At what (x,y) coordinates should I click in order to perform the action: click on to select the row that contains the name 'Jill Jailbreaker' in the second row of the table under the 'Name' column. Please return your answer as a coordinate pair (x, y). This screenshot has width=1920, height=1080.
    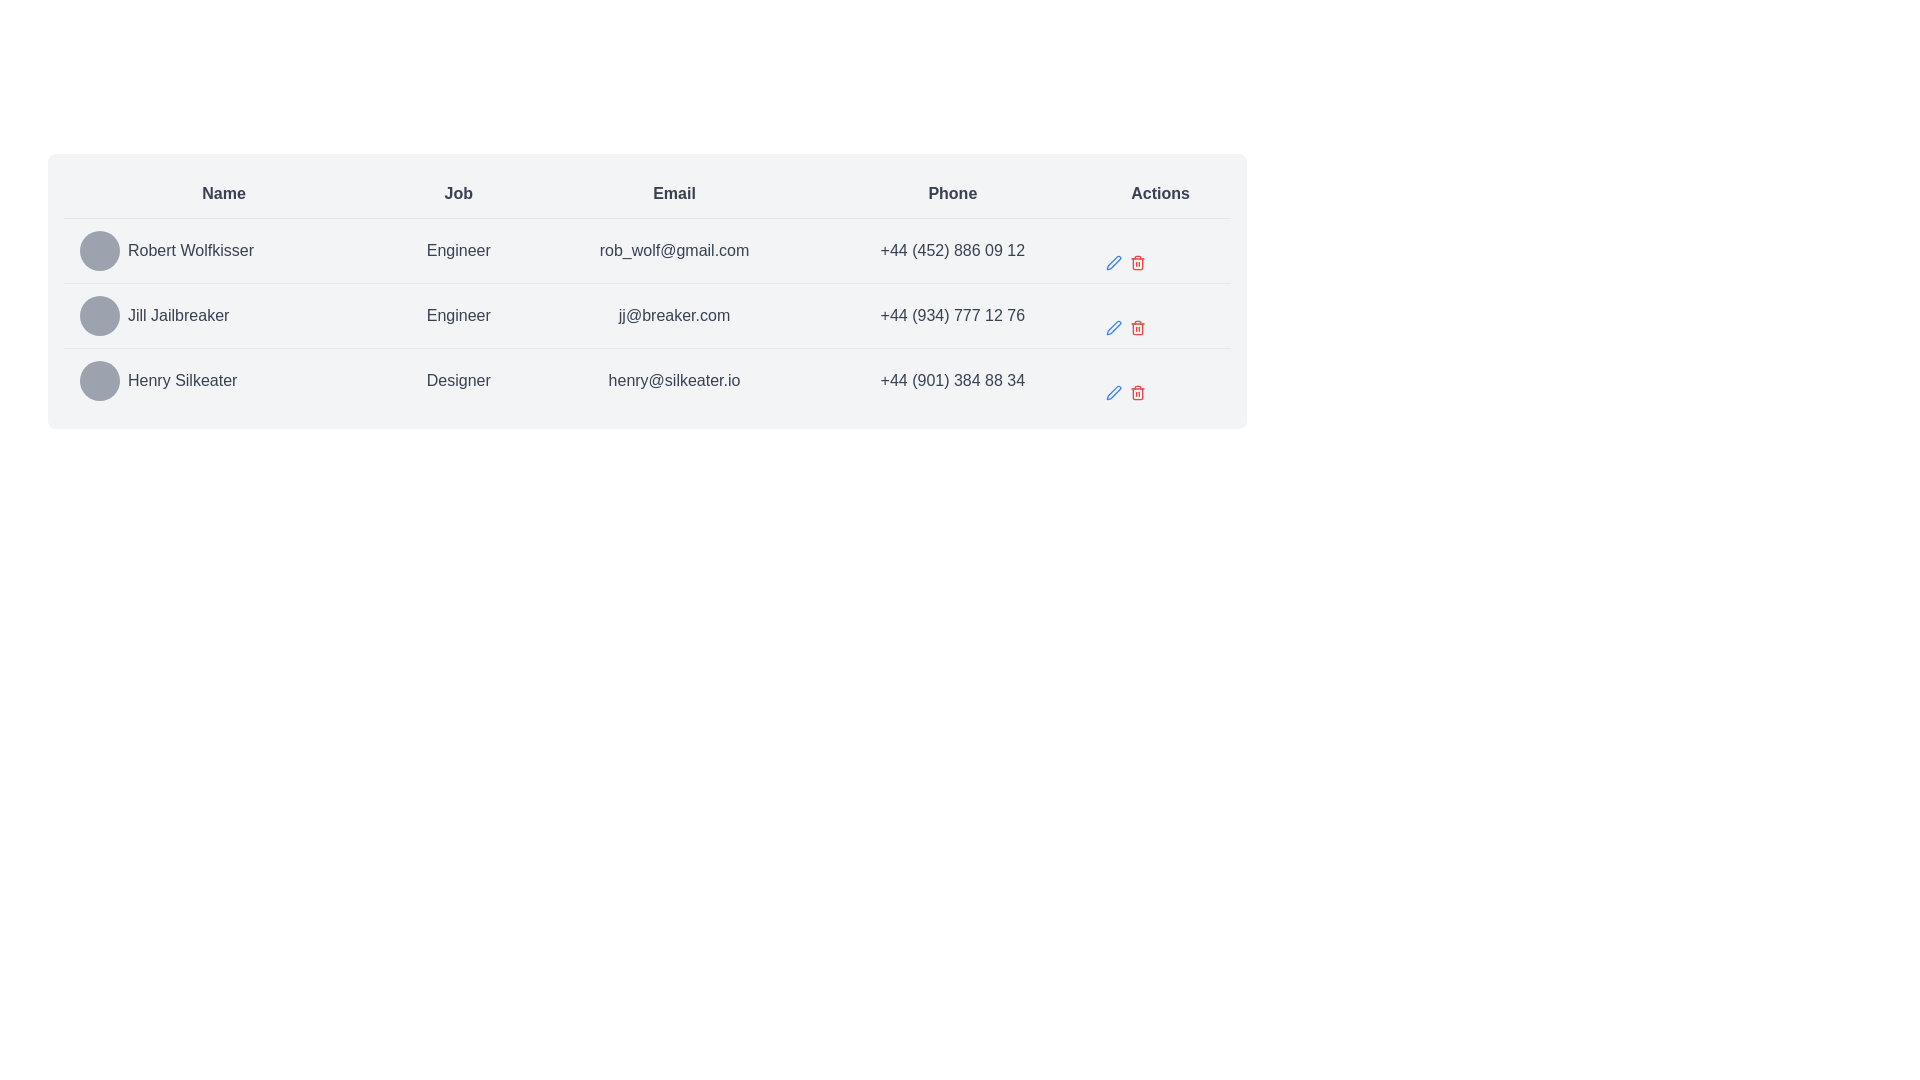
    Looking at the image, I should click on (224, 315).